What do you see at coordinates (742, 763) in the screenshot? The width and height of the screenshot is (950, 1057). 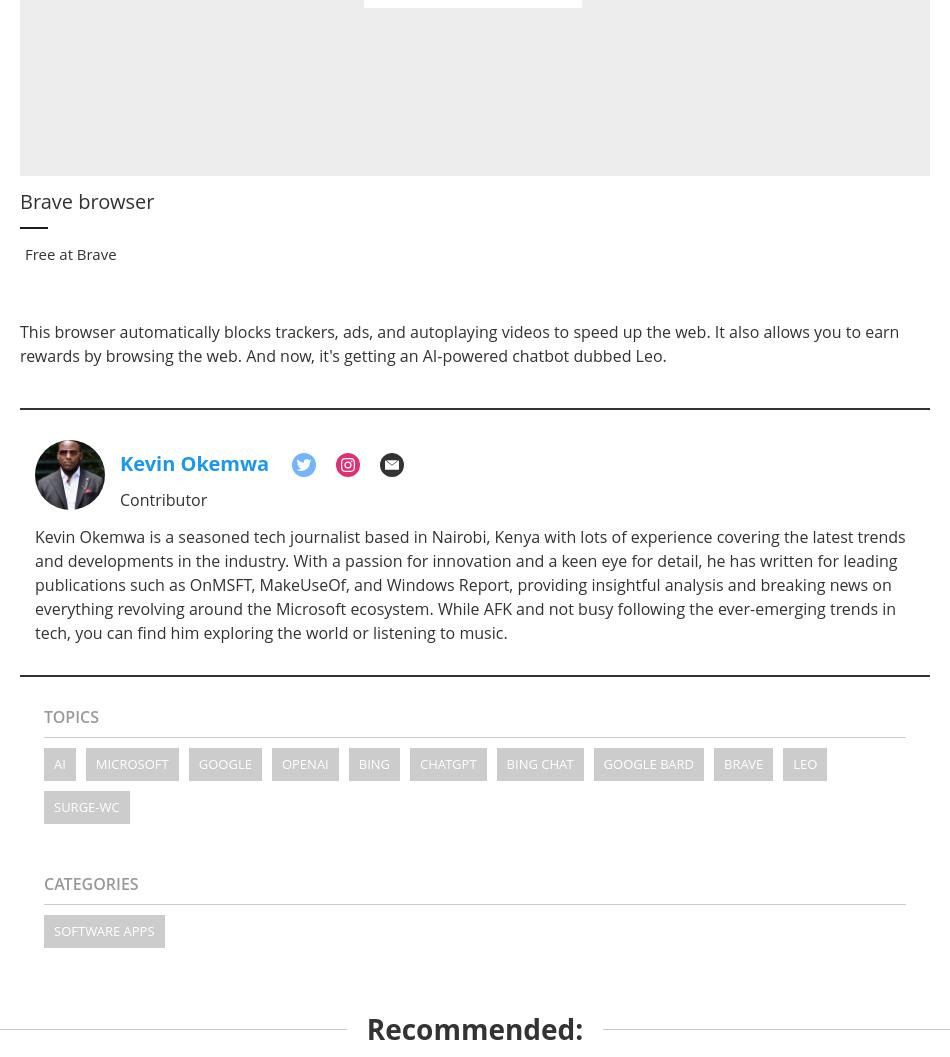 I see `'brave'` at bounding box center [742, 763].